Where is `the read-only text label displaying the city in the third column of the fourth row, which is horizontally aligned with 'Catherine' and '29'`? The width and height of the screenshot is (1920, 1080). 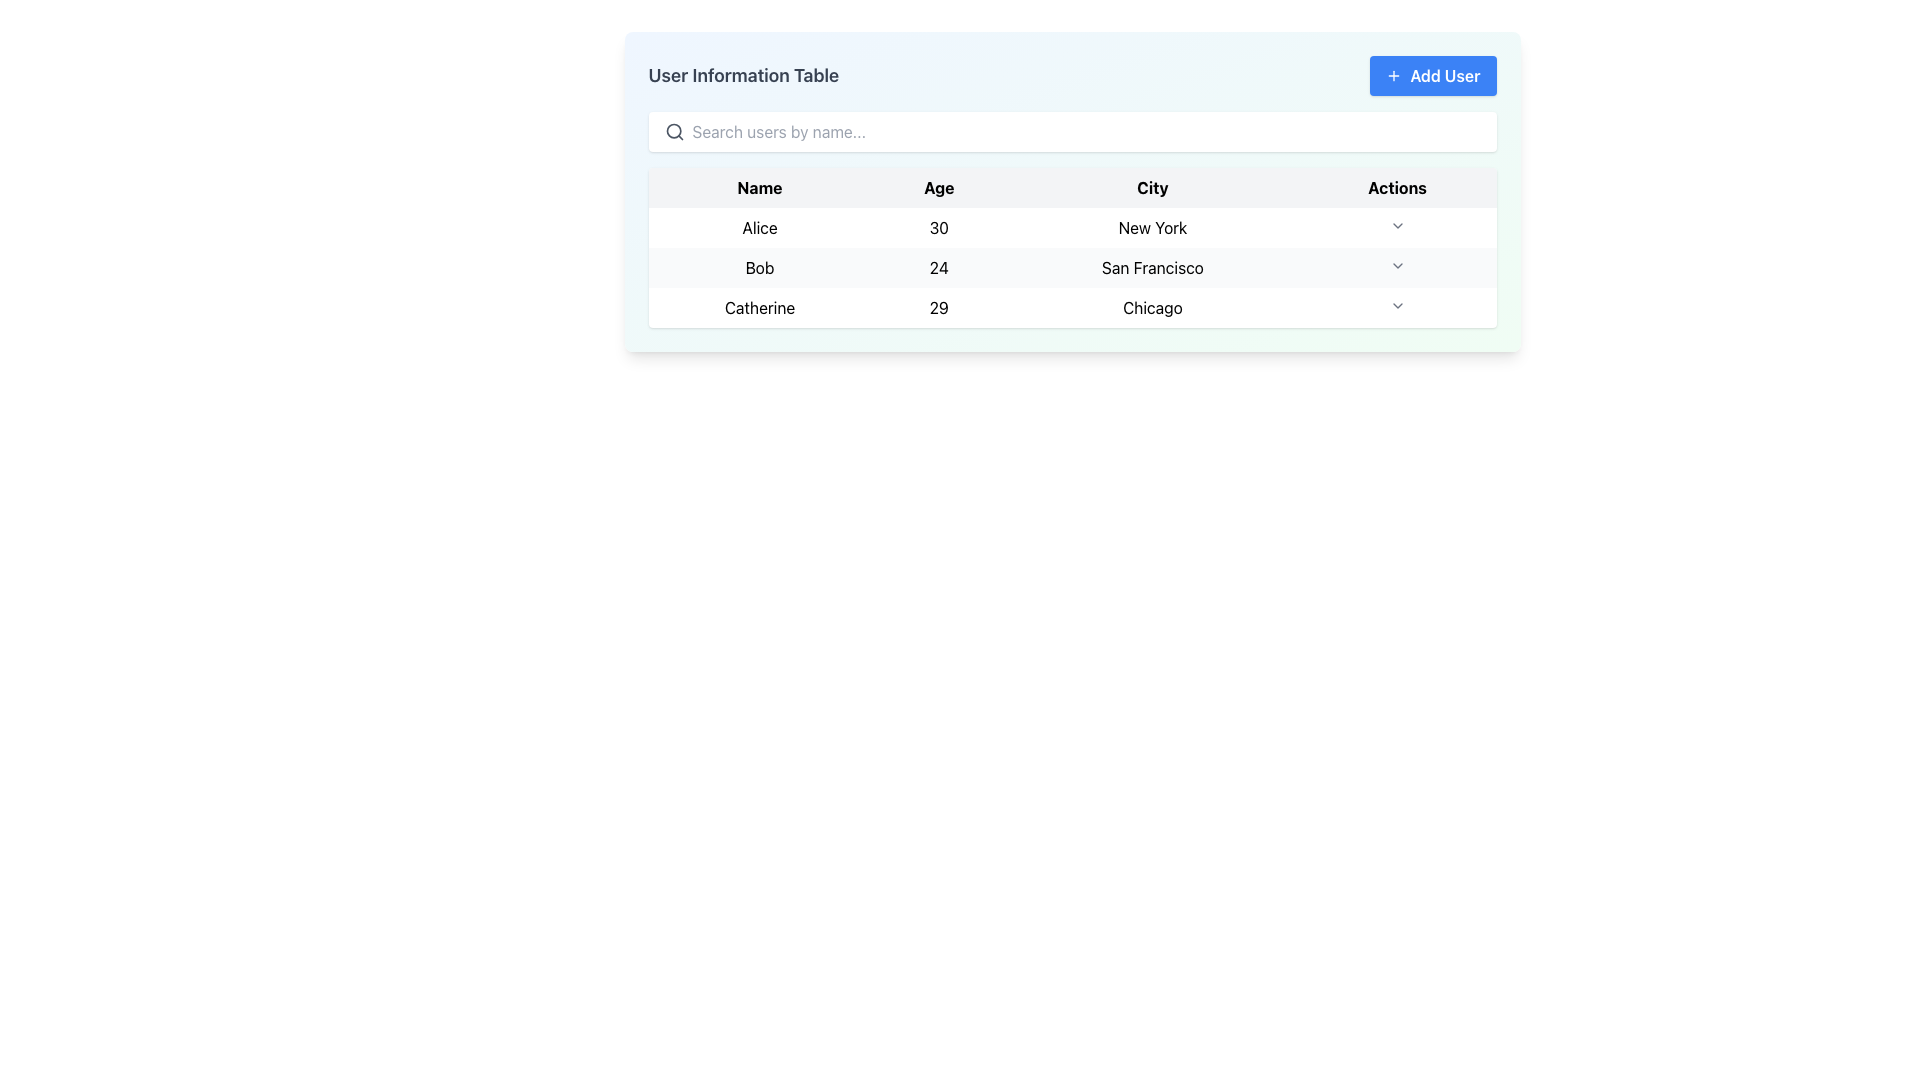 the read-only text label displaying the city in the third column of the fourth row, which is horizontally aligned with 'Catherine' and '29' is located at coordinates (1152, 308).